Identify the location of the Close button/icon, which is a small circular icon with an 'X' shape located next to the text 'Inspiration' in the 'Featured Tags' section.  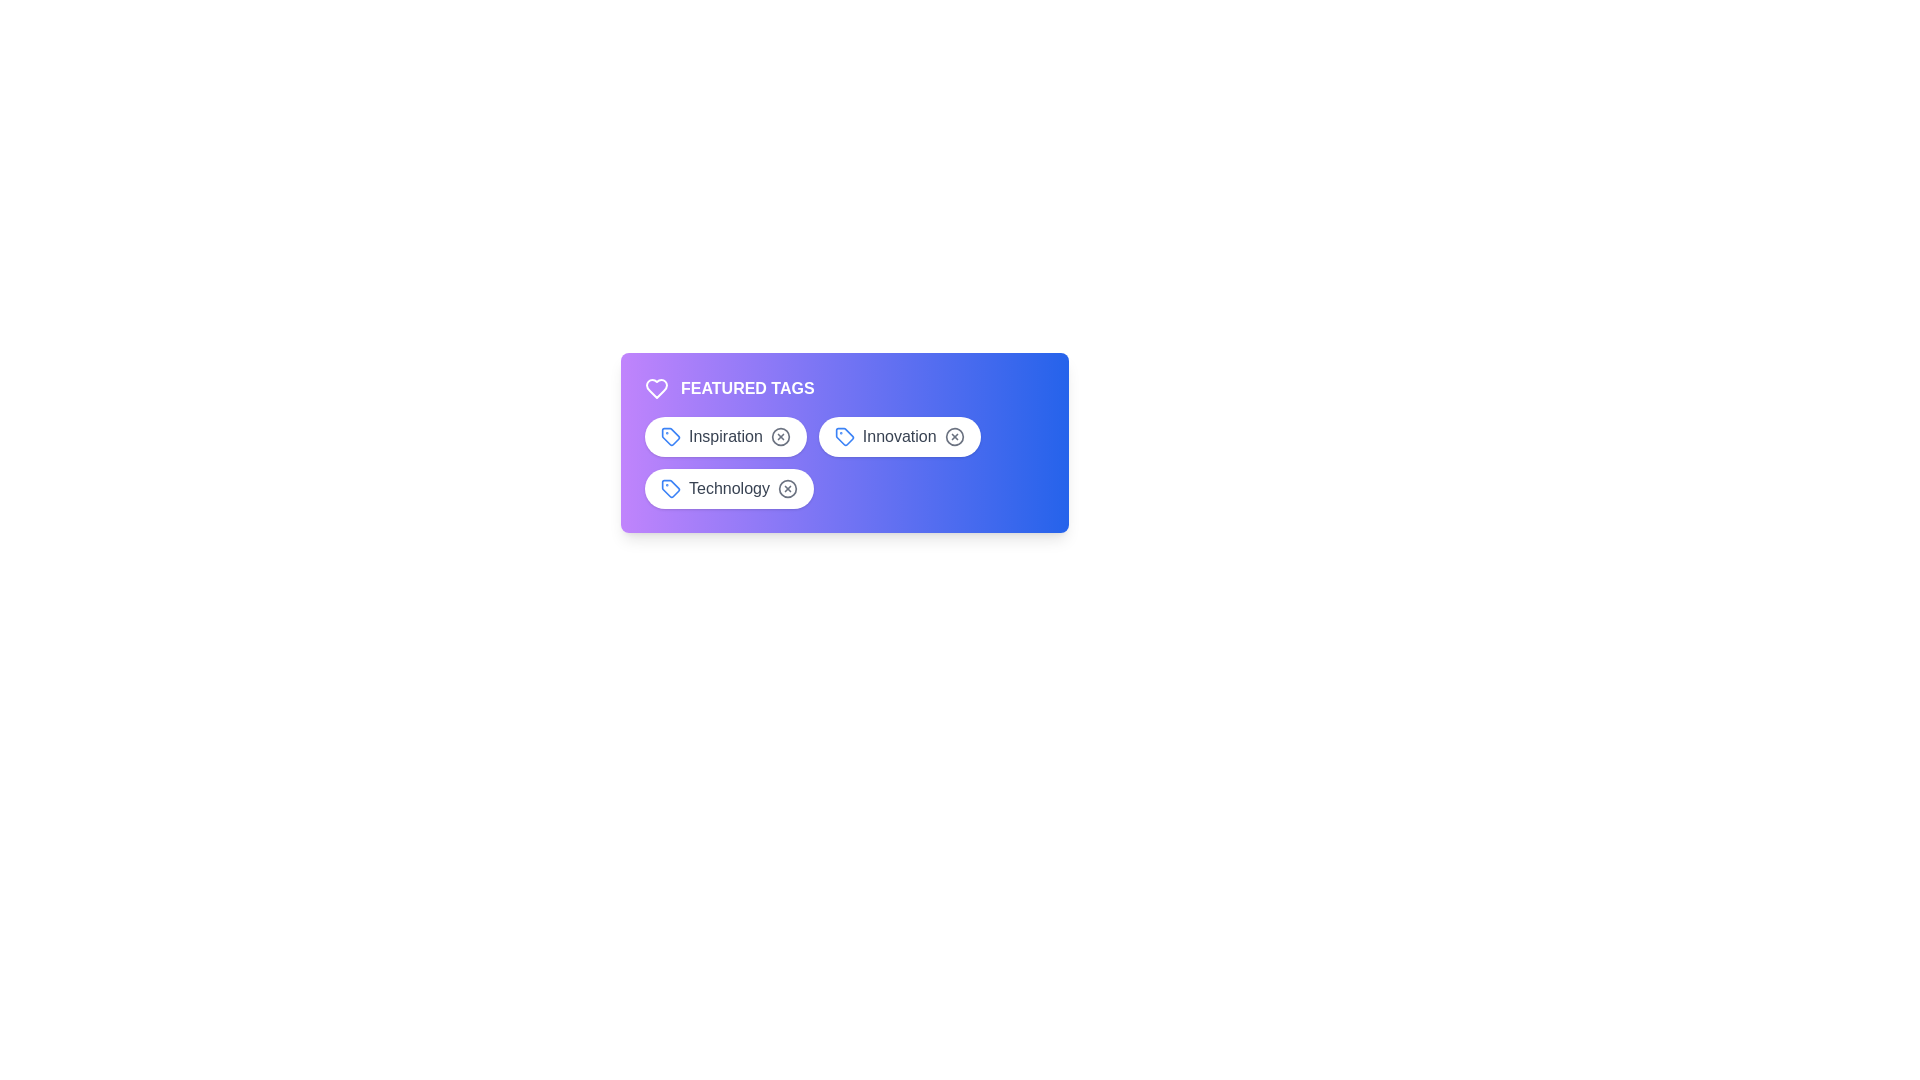
(779, 435).